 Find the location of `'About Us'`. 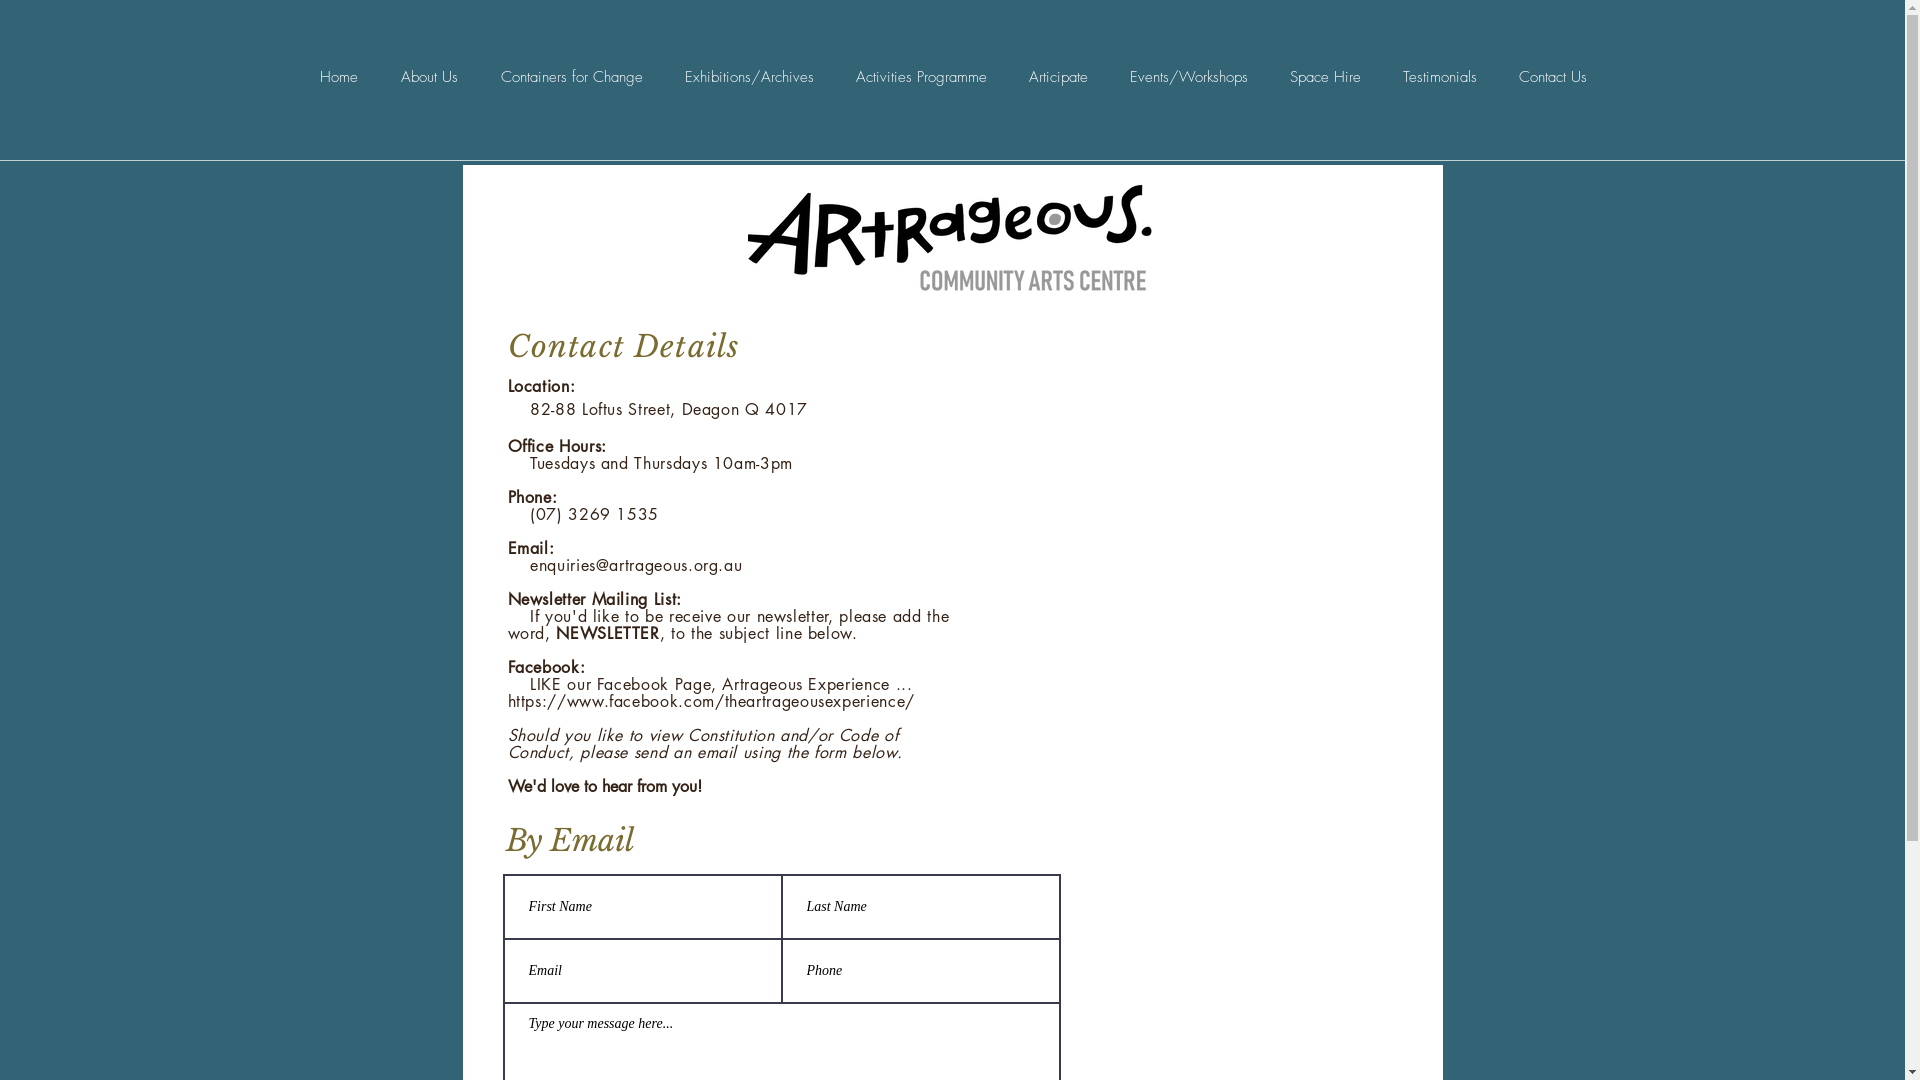

'About Us' is located at coordinates (429, 76).